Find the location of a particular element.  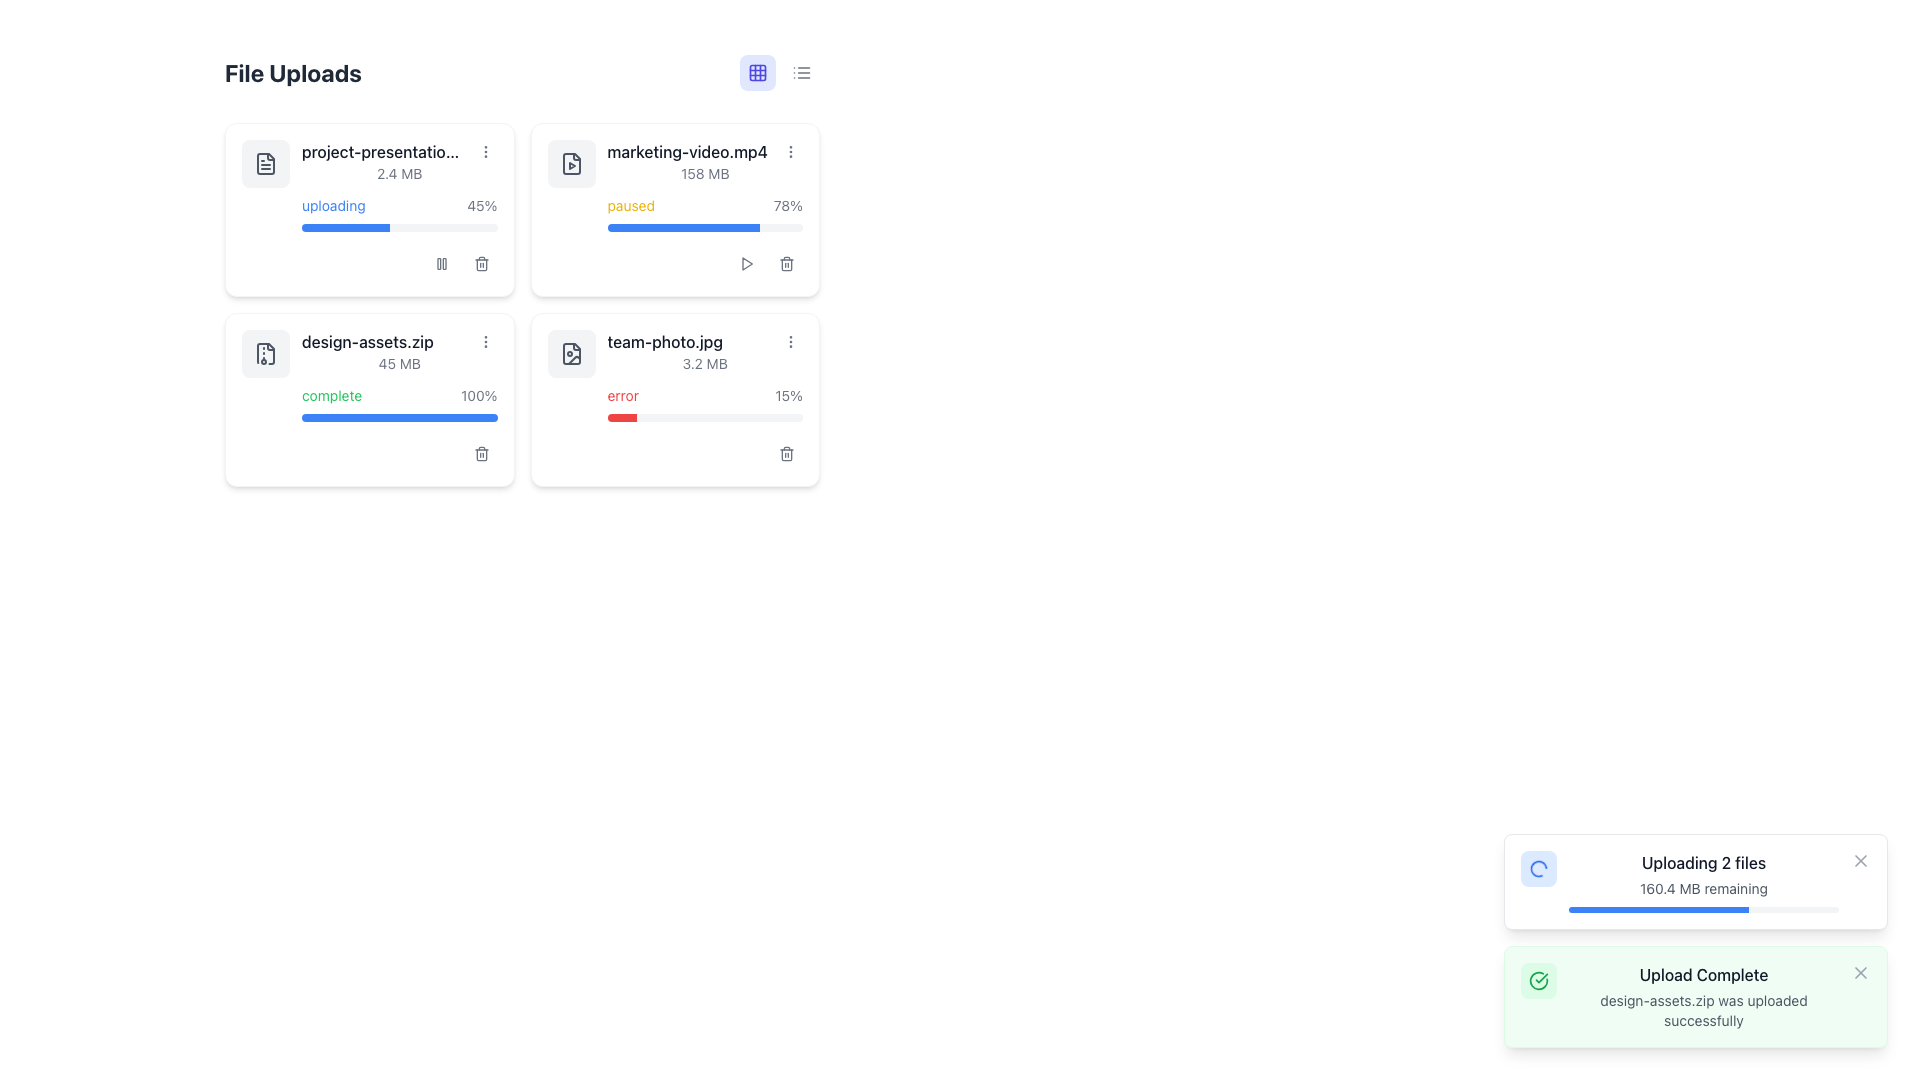

the text label displaying 'Uploading 2 files' in dark gray on a white background, located in the upper section of a notification card is located at coordinates (1703, 862).